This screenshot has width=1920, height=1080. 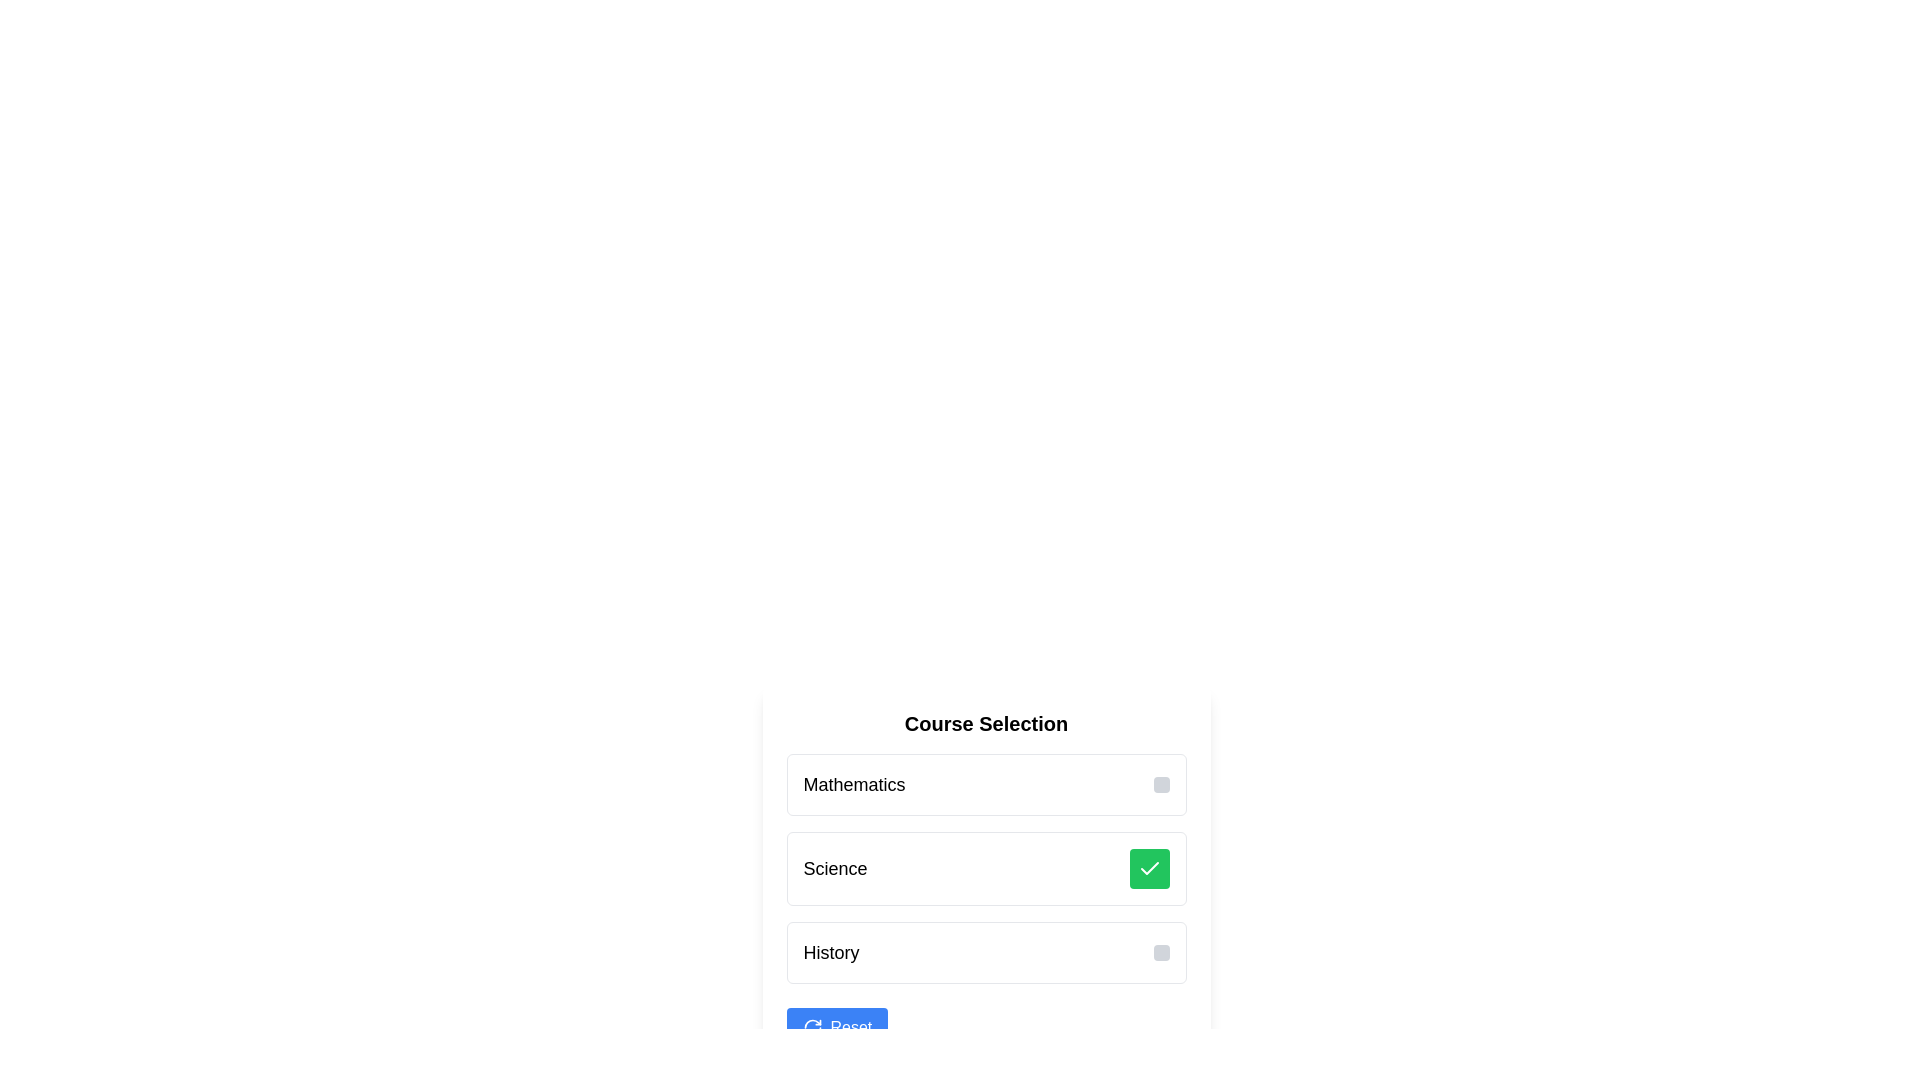 What do you see at coordinates (1149, 867) in the screenshot?
I see `the 'Science' selection icon located in the vertical list labeled 'Course Selection', positioned to the far-right of the second row adjacent to the text 'Science'` at bounding box center [1149, 867].